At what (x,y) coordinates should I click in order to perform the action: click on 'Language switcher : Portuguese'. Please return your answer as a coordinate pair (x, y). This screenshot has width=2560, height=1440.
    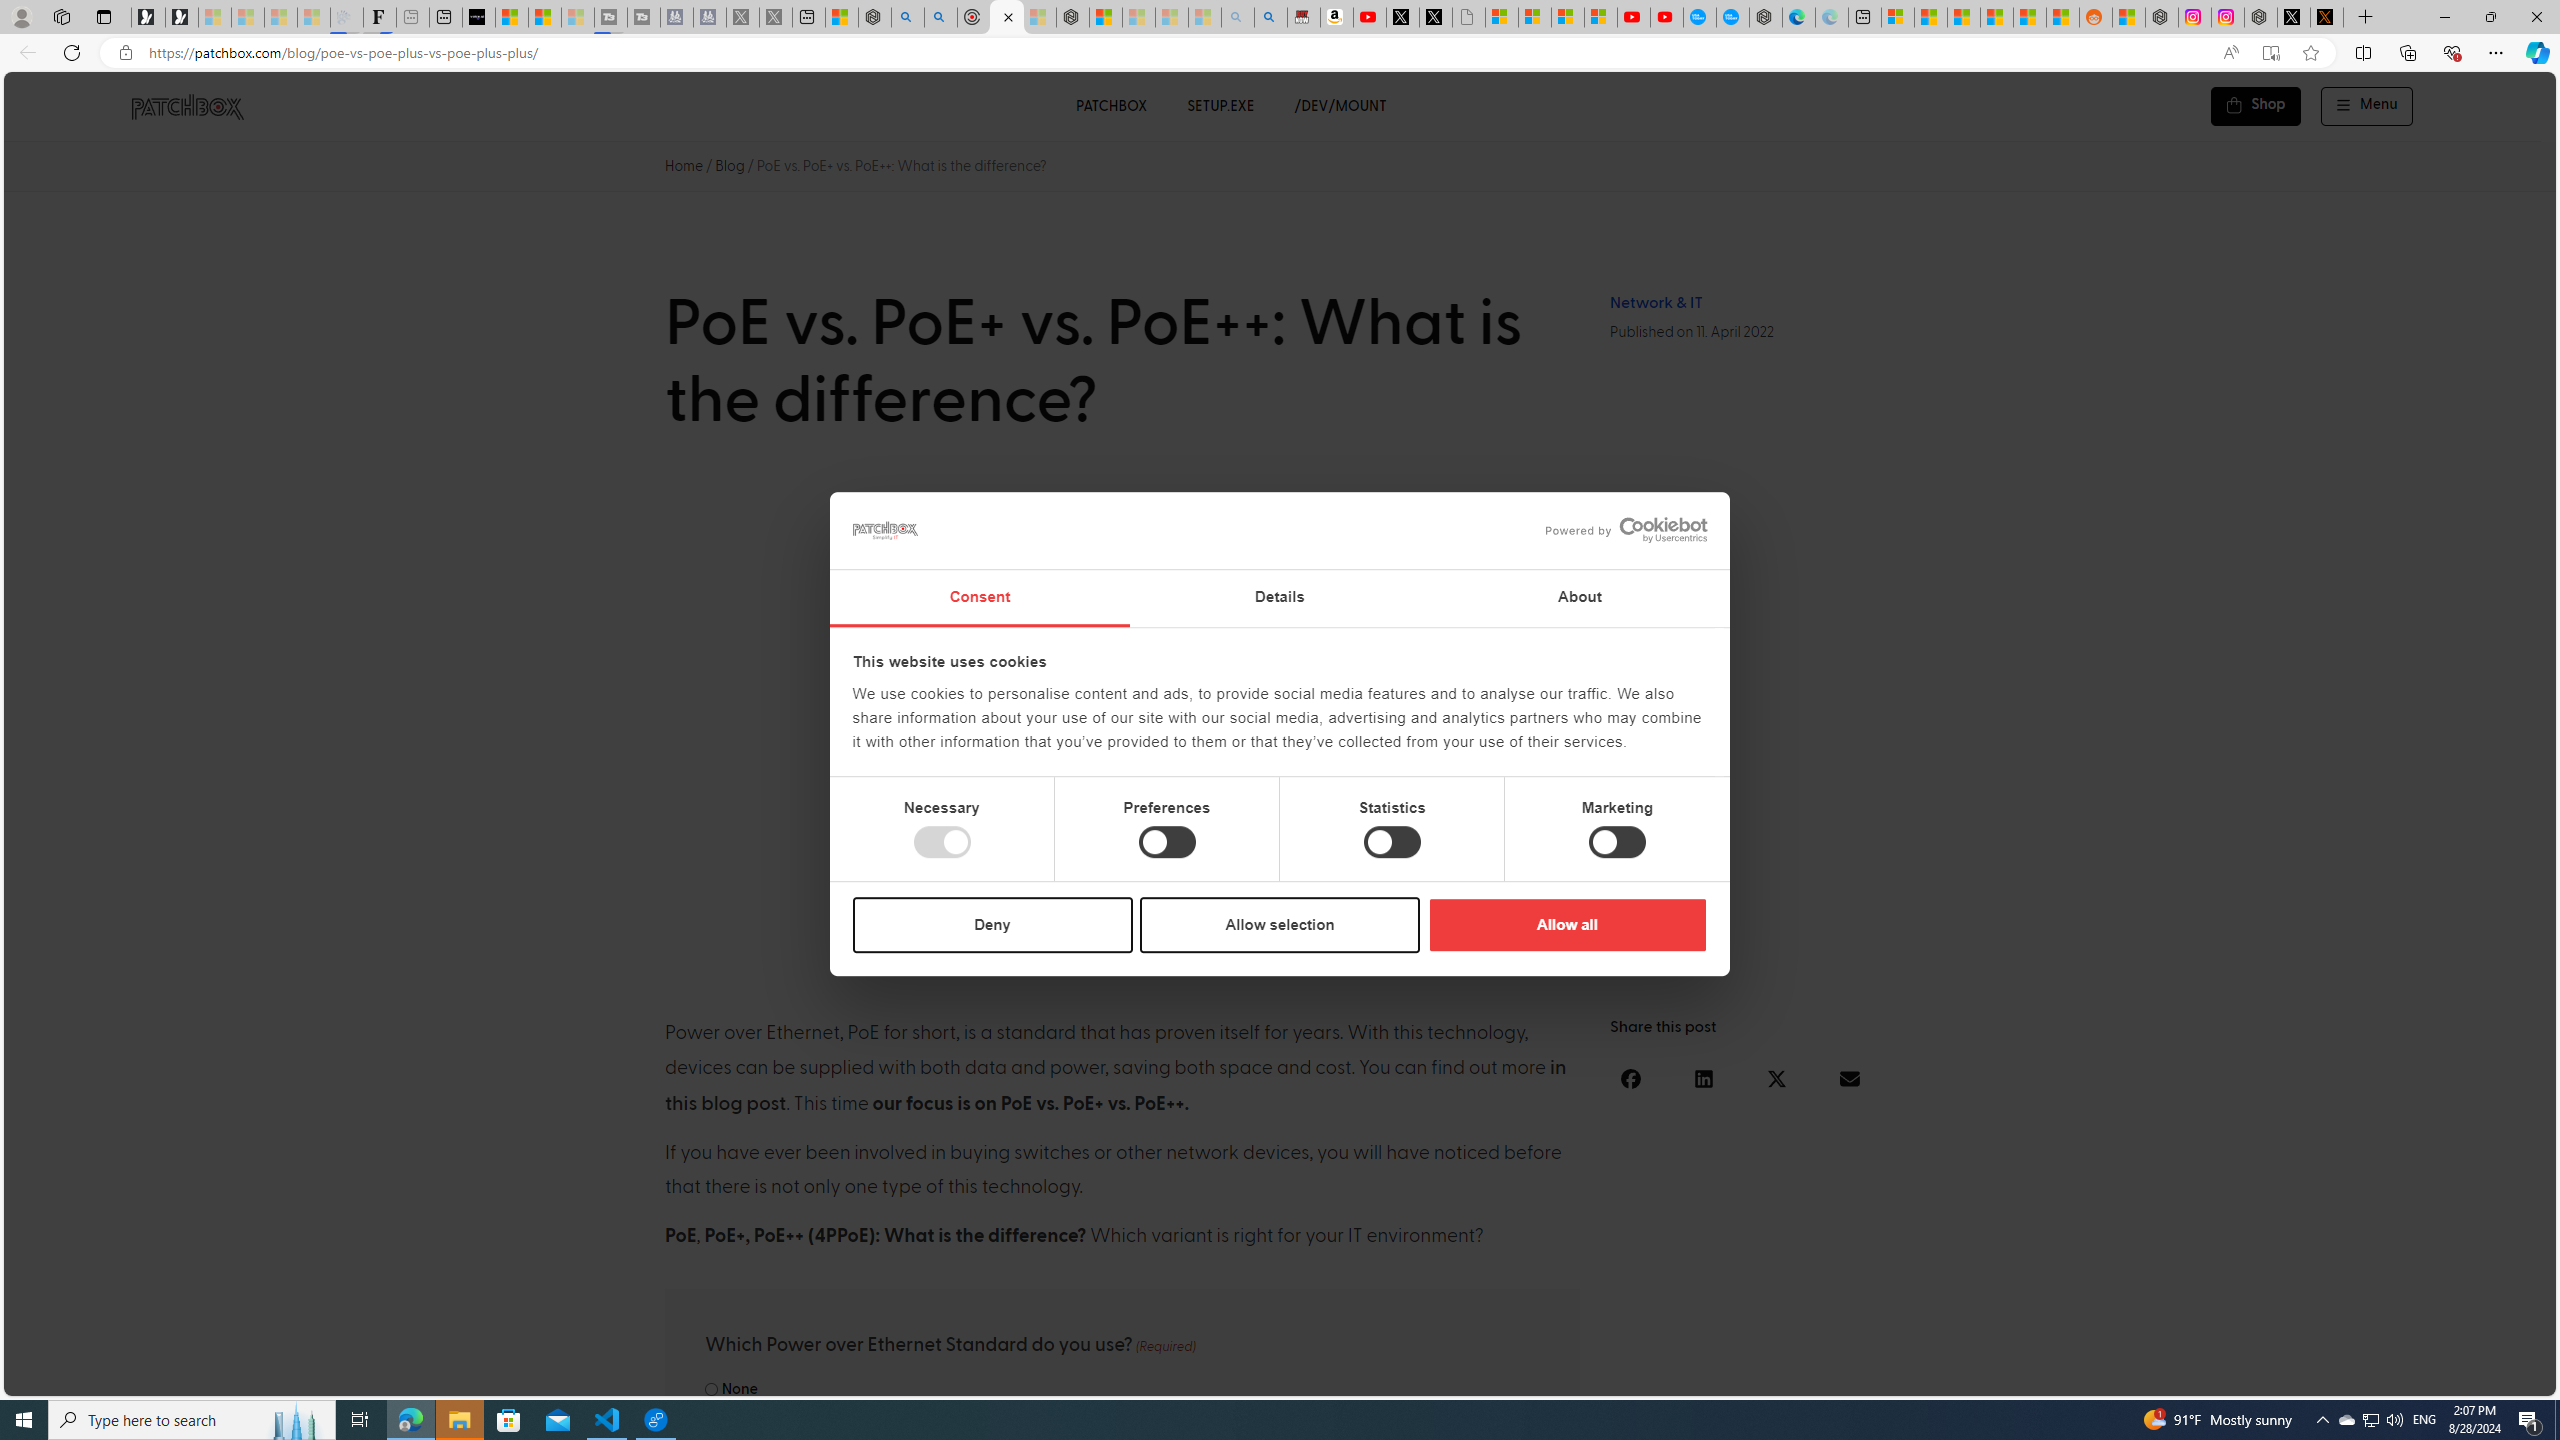
    Looking at the image, I should click on (2465, 1376).